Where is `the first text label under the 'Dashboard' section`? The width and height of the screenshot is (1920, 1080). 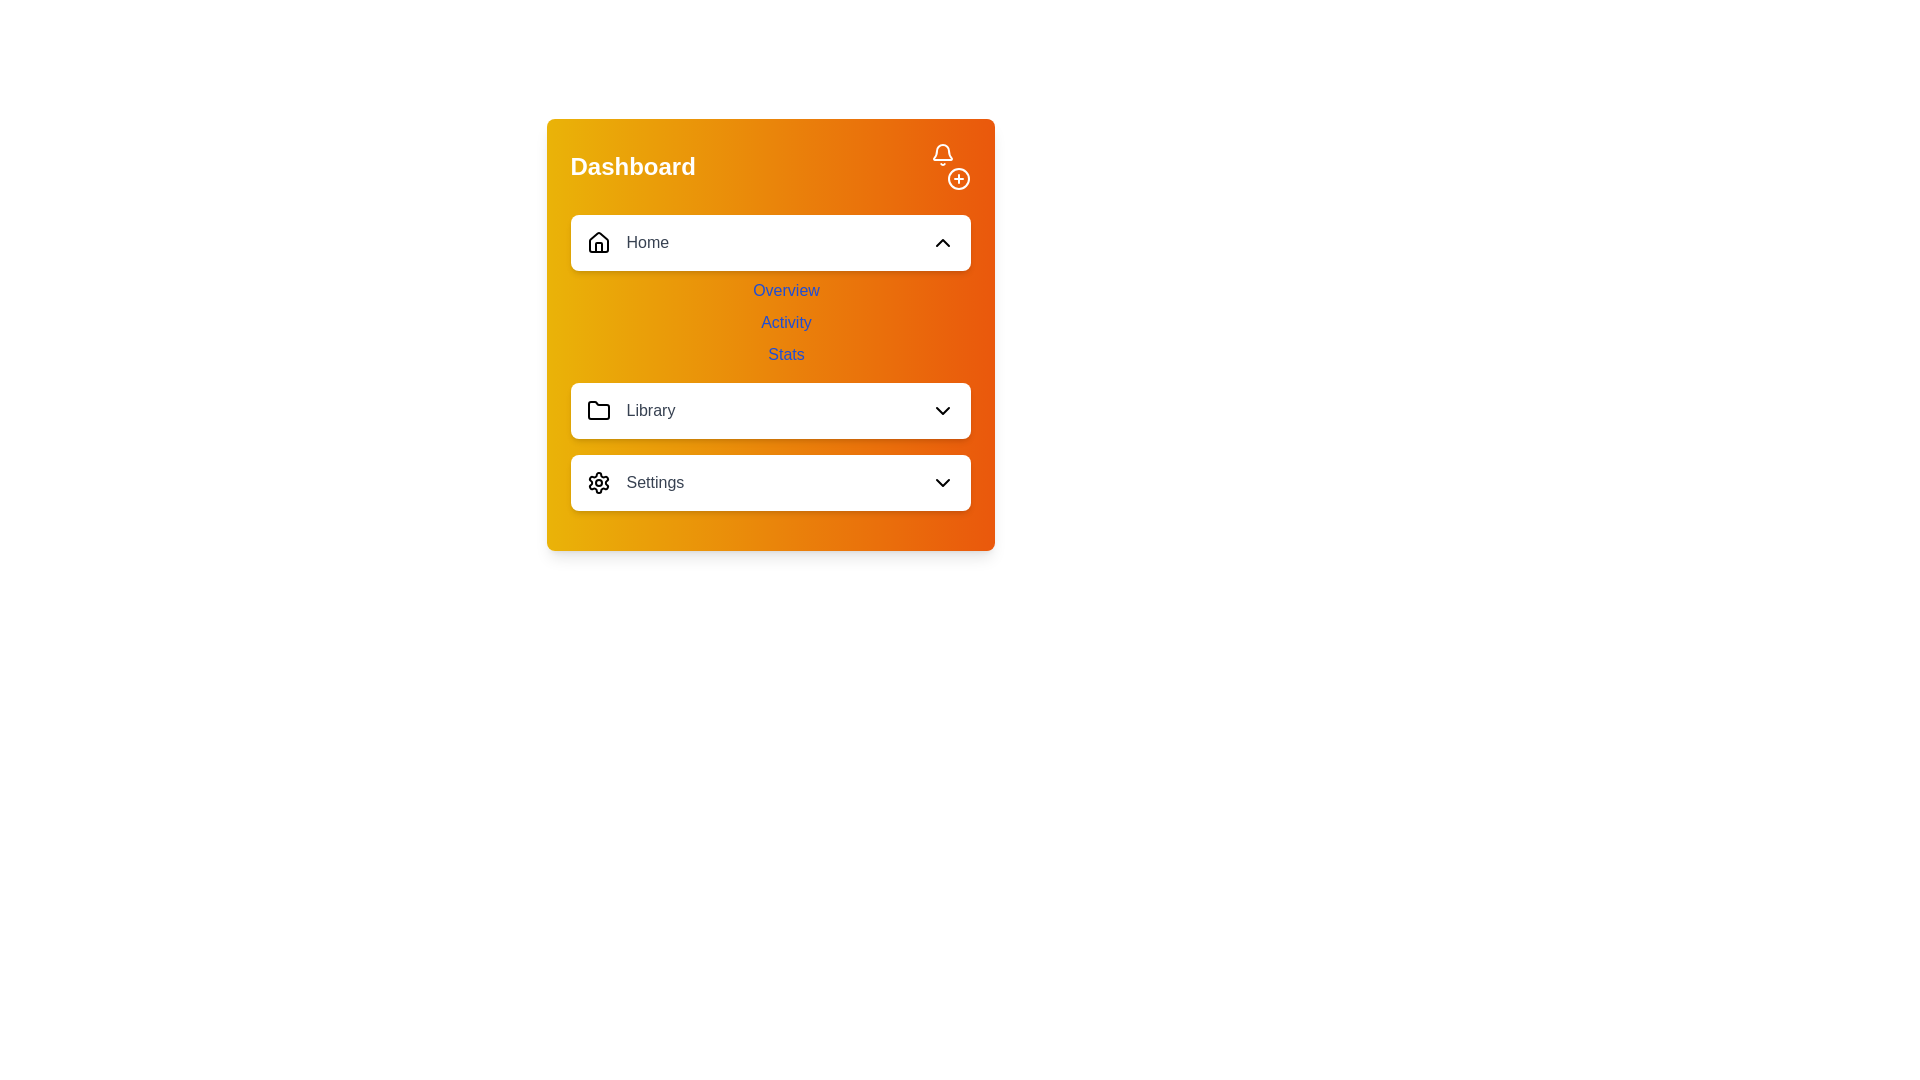 the first text label under the 'Dashboard' section is located at coordinates (785, 290).